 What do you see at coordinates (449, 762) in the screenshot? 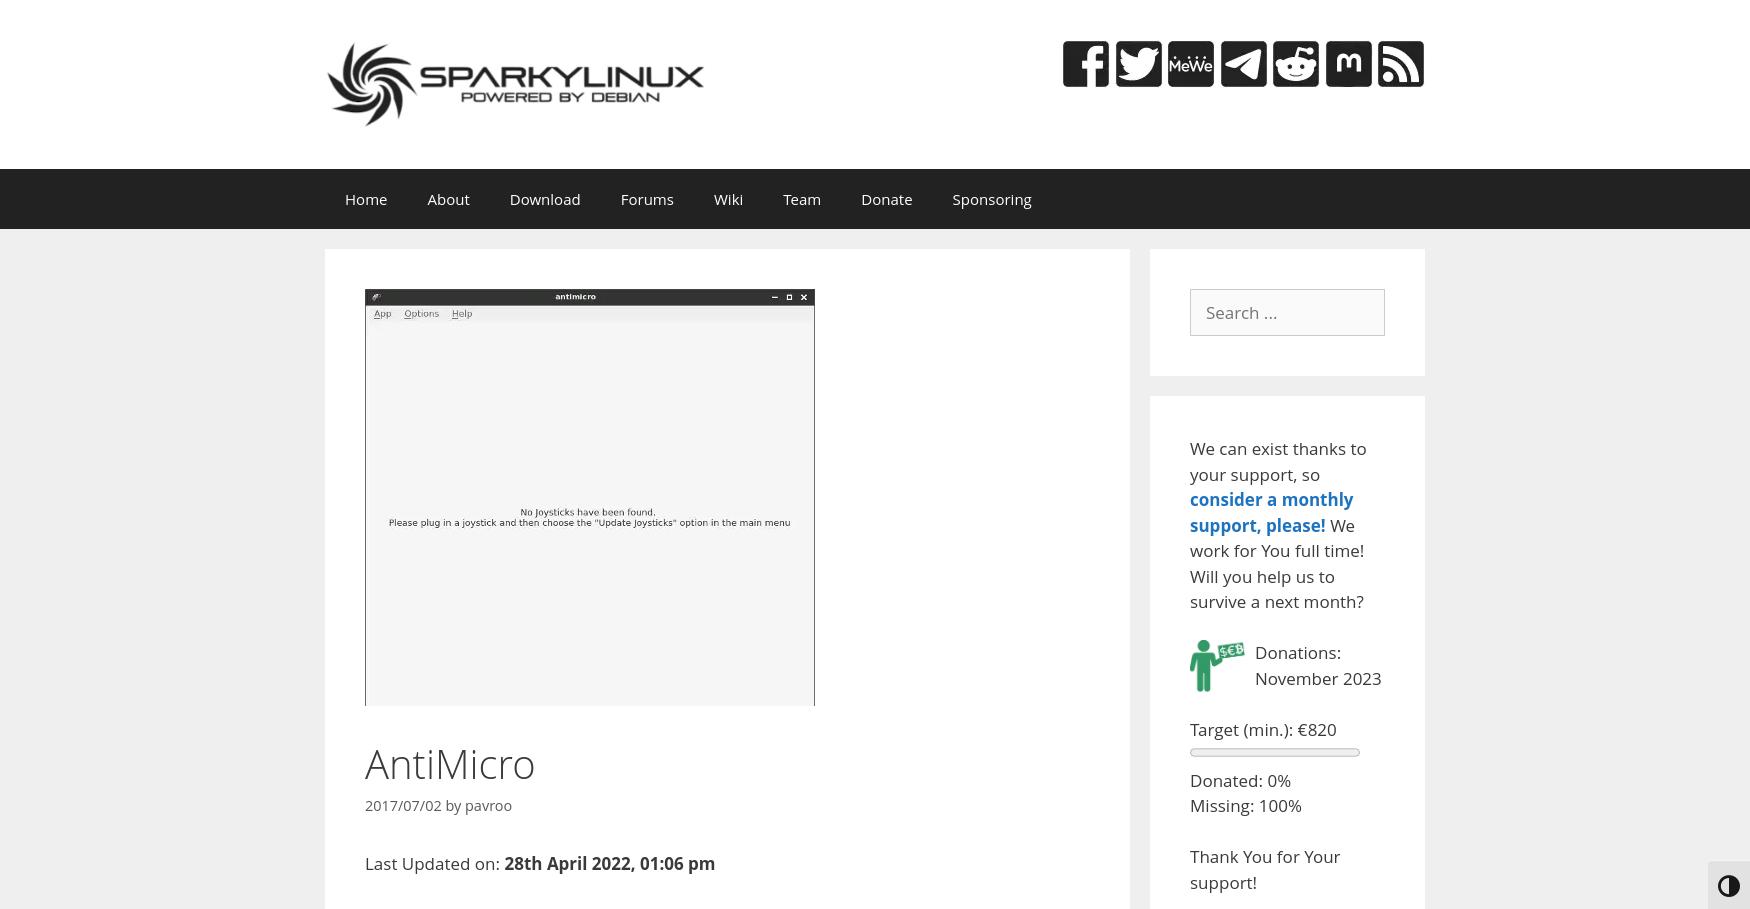
I see `'AntiMicro'` at bounding box center [449, 762].